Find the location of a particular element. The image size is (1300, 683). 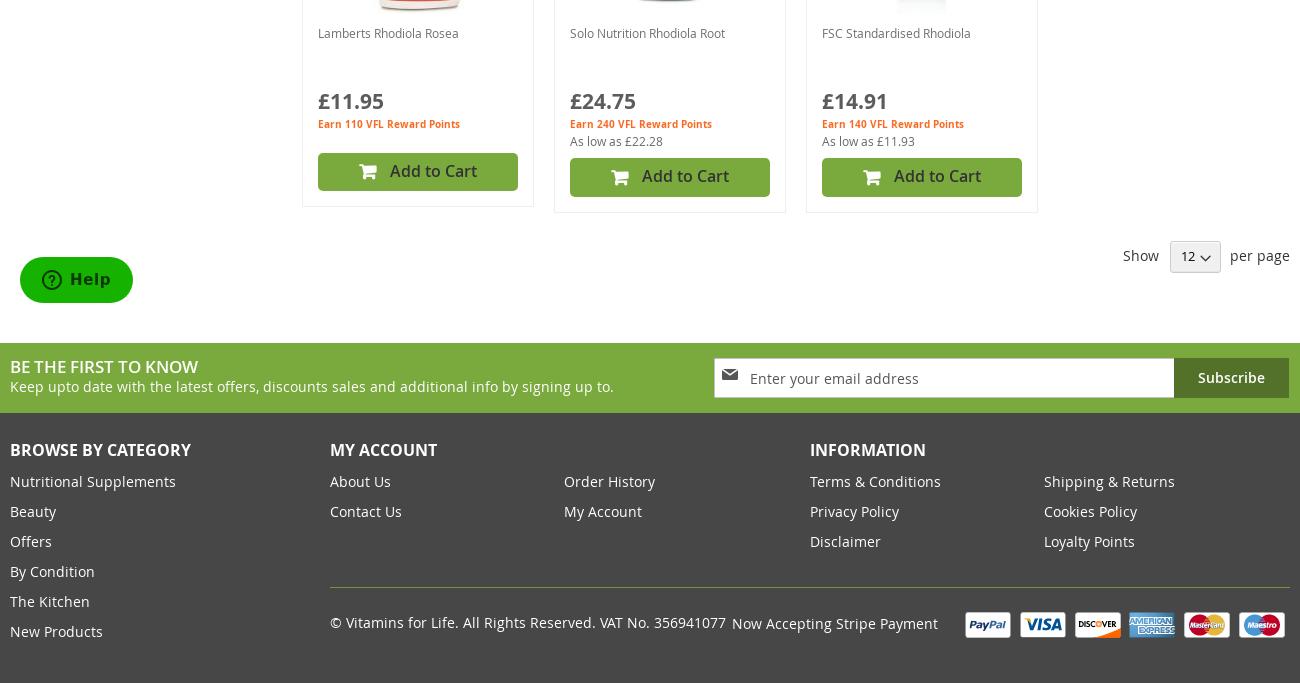

'Shipping & returns' is located at coordinates (1108, 480).